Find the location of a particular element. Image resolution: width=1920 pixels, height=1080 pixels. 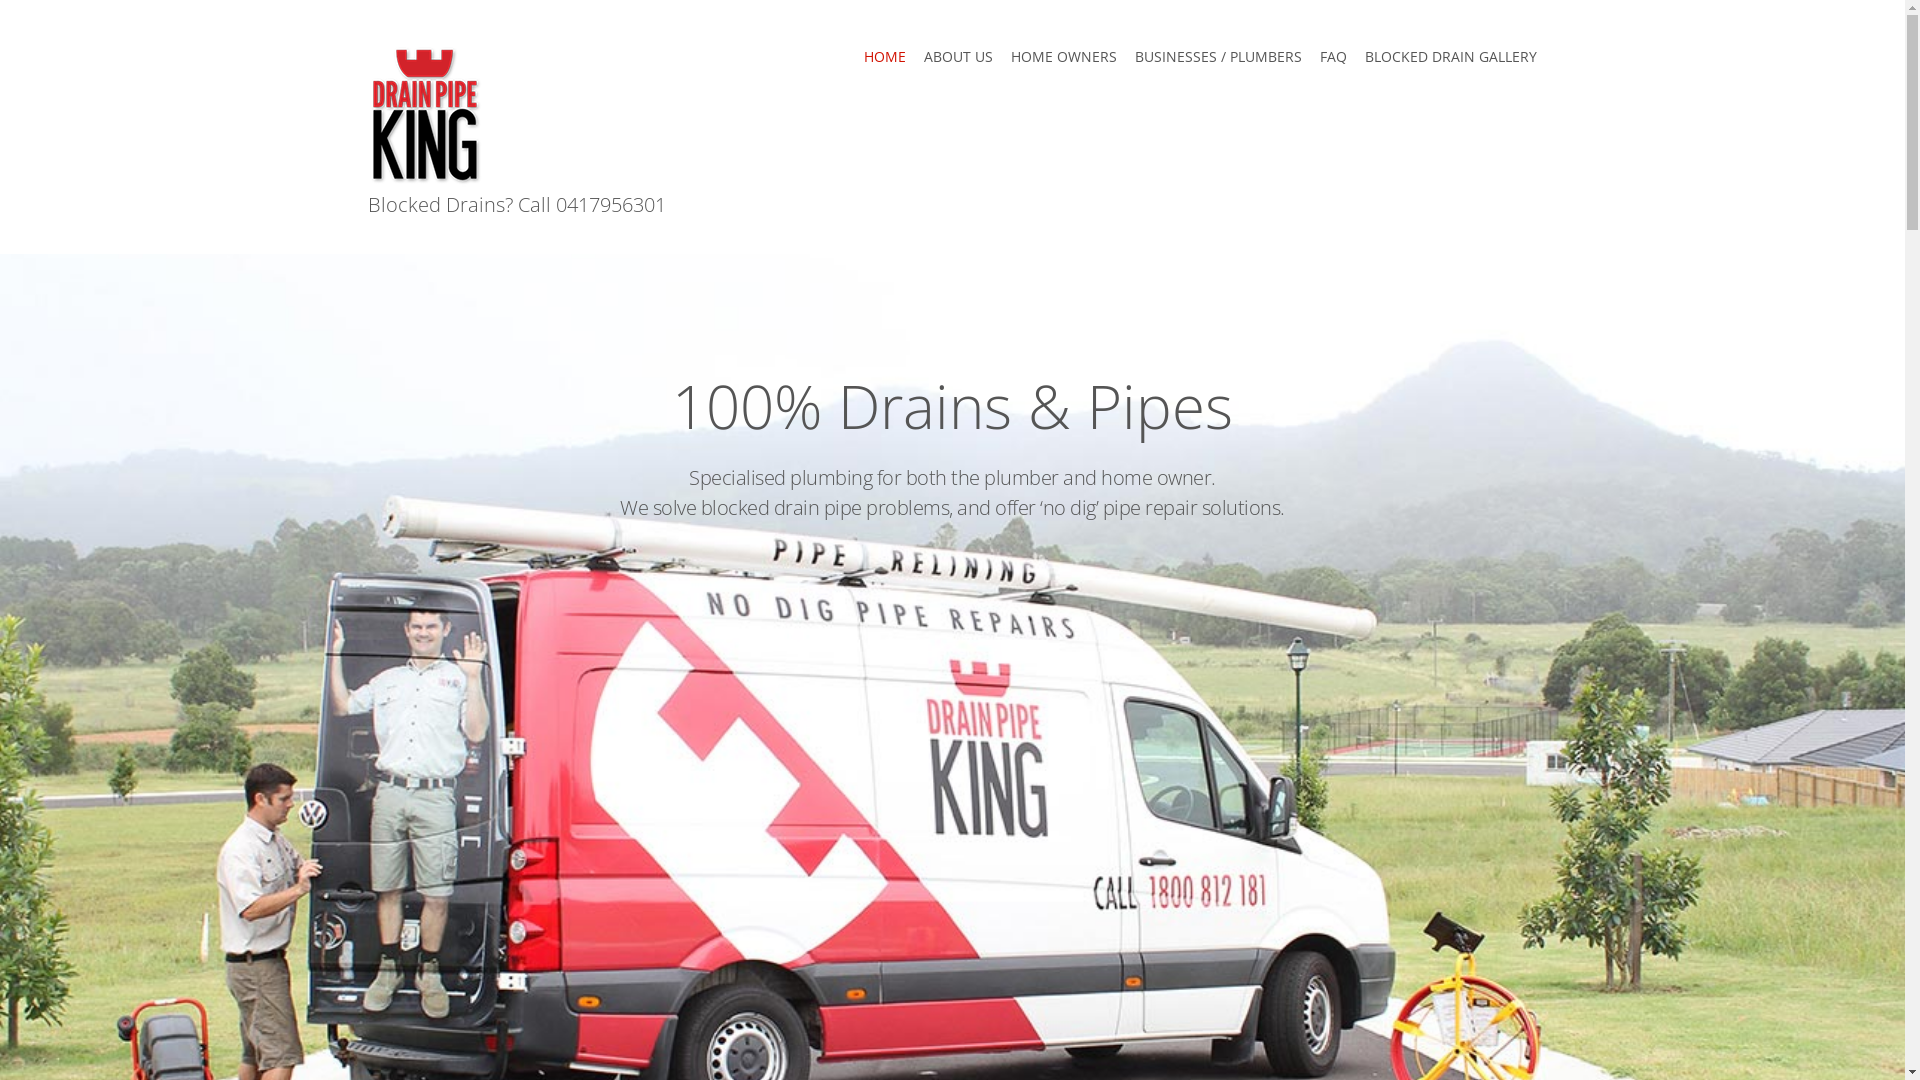

'FAQ' is located at coordinates (1333, 56).